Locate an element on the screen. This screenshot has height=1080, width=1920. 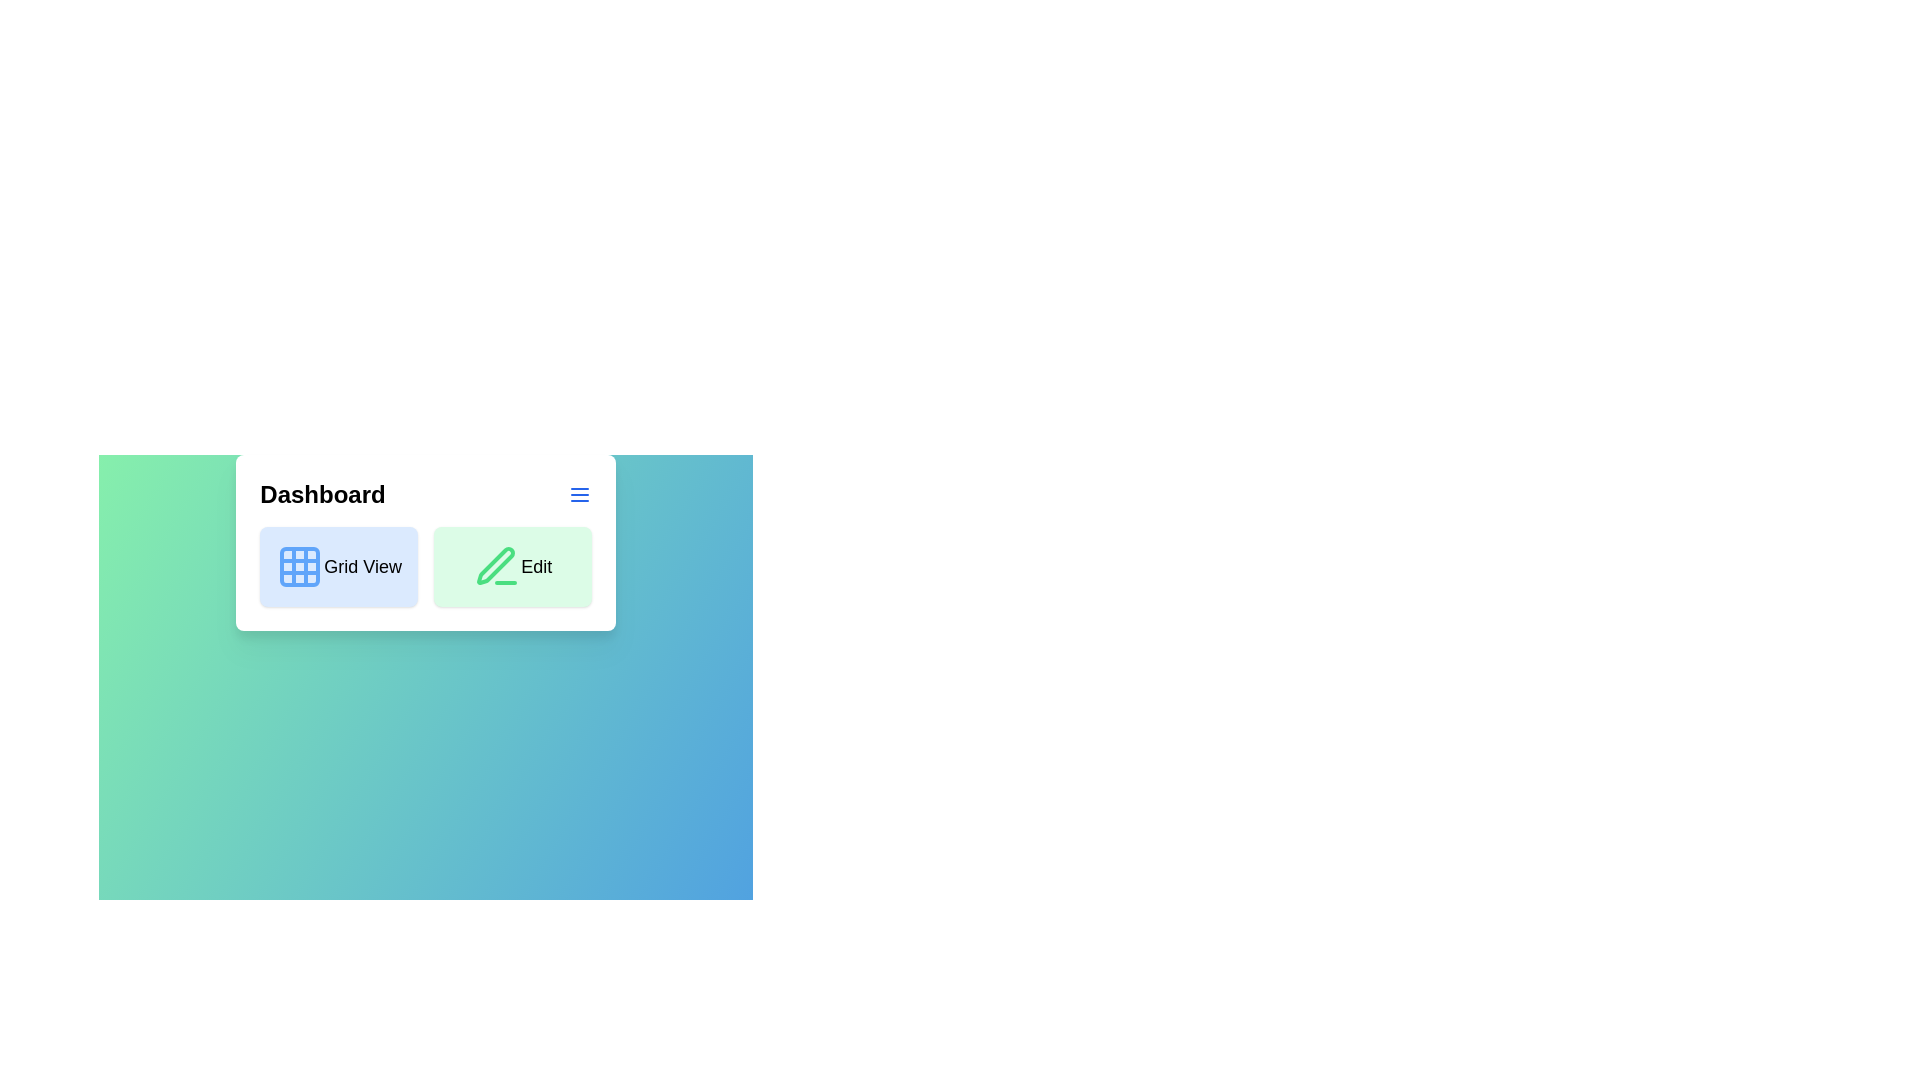
the menu icon to open the menu is located at coordinates (578, 494).